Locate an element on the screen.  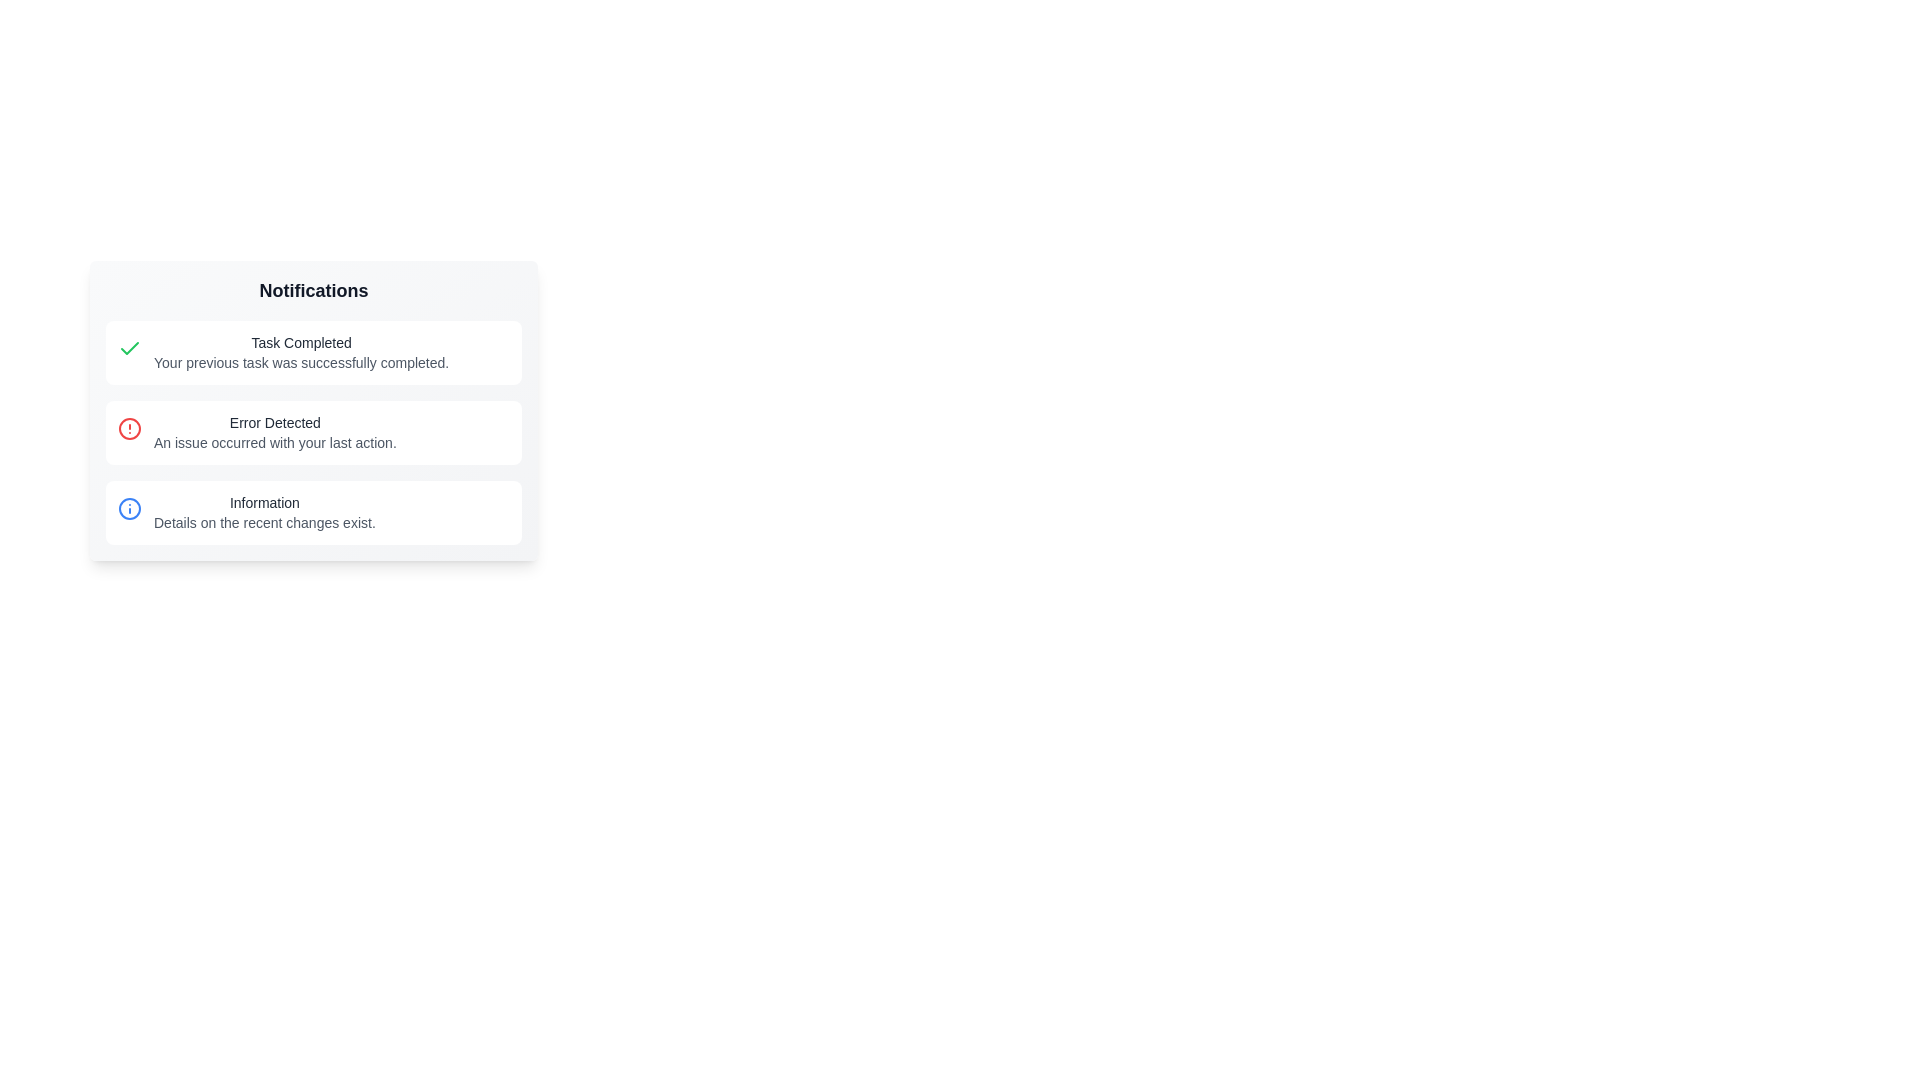
the Notification Message displaying 'Error Detected' is located at coordinates (274, 431).